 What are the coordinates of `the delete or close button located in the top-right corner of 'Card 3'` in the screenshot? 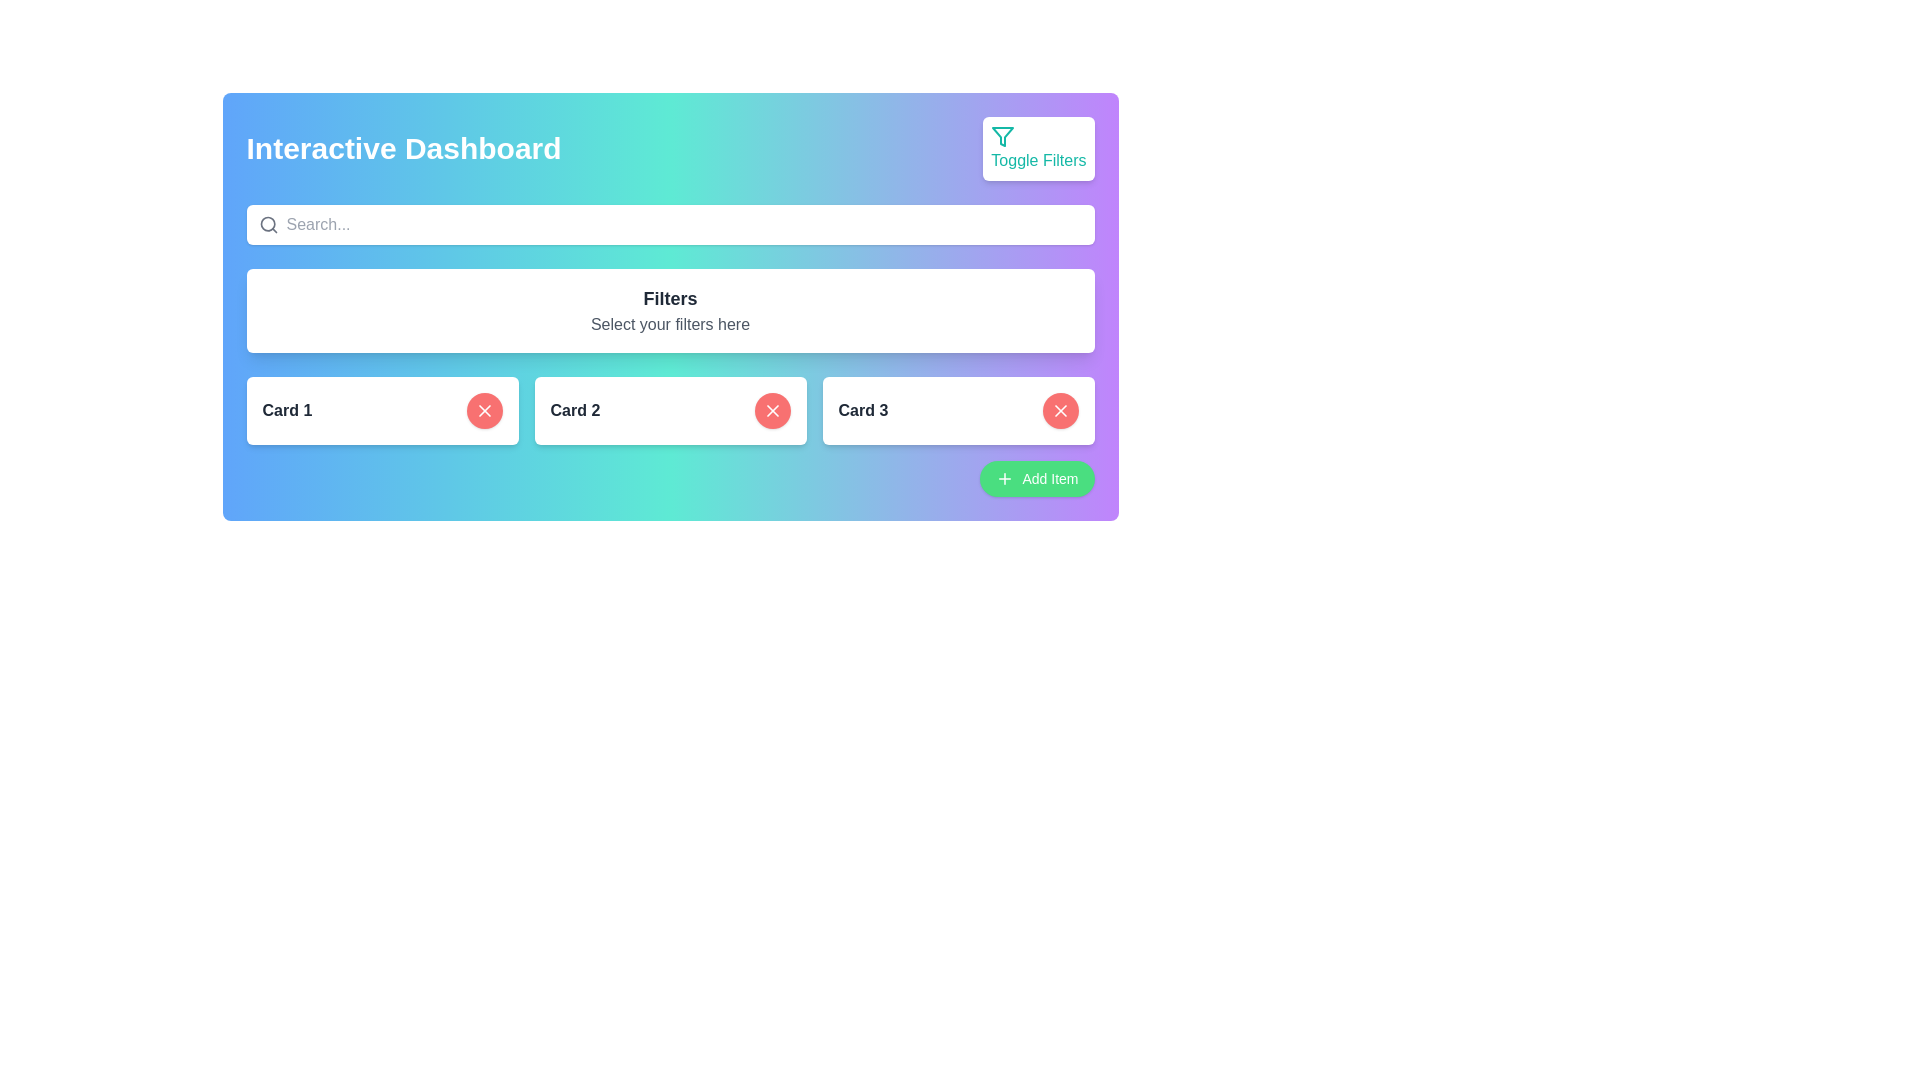 It's located at (1059, 410).